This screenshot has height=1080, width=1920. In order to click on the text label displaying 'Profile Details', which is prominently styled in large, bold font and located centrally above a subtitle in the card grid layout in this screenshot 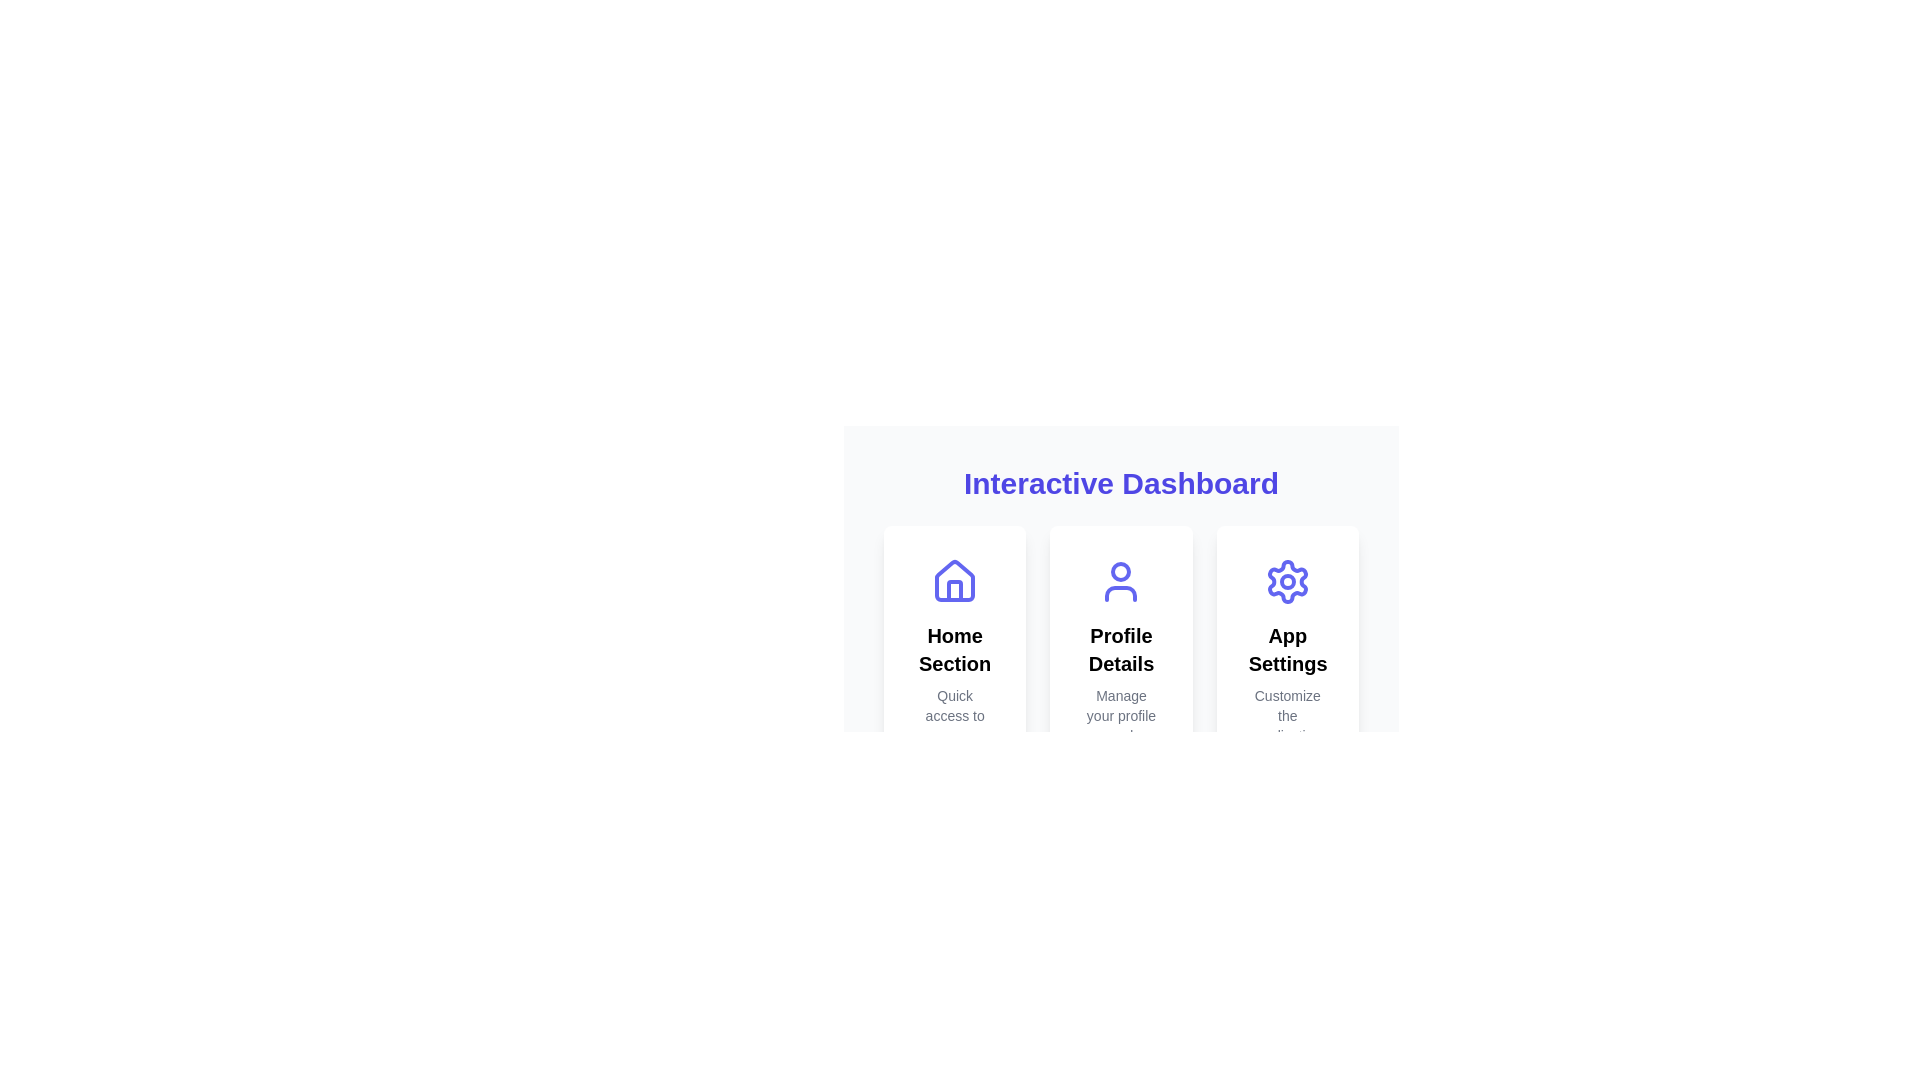, I will do `click(1121, 650)`.